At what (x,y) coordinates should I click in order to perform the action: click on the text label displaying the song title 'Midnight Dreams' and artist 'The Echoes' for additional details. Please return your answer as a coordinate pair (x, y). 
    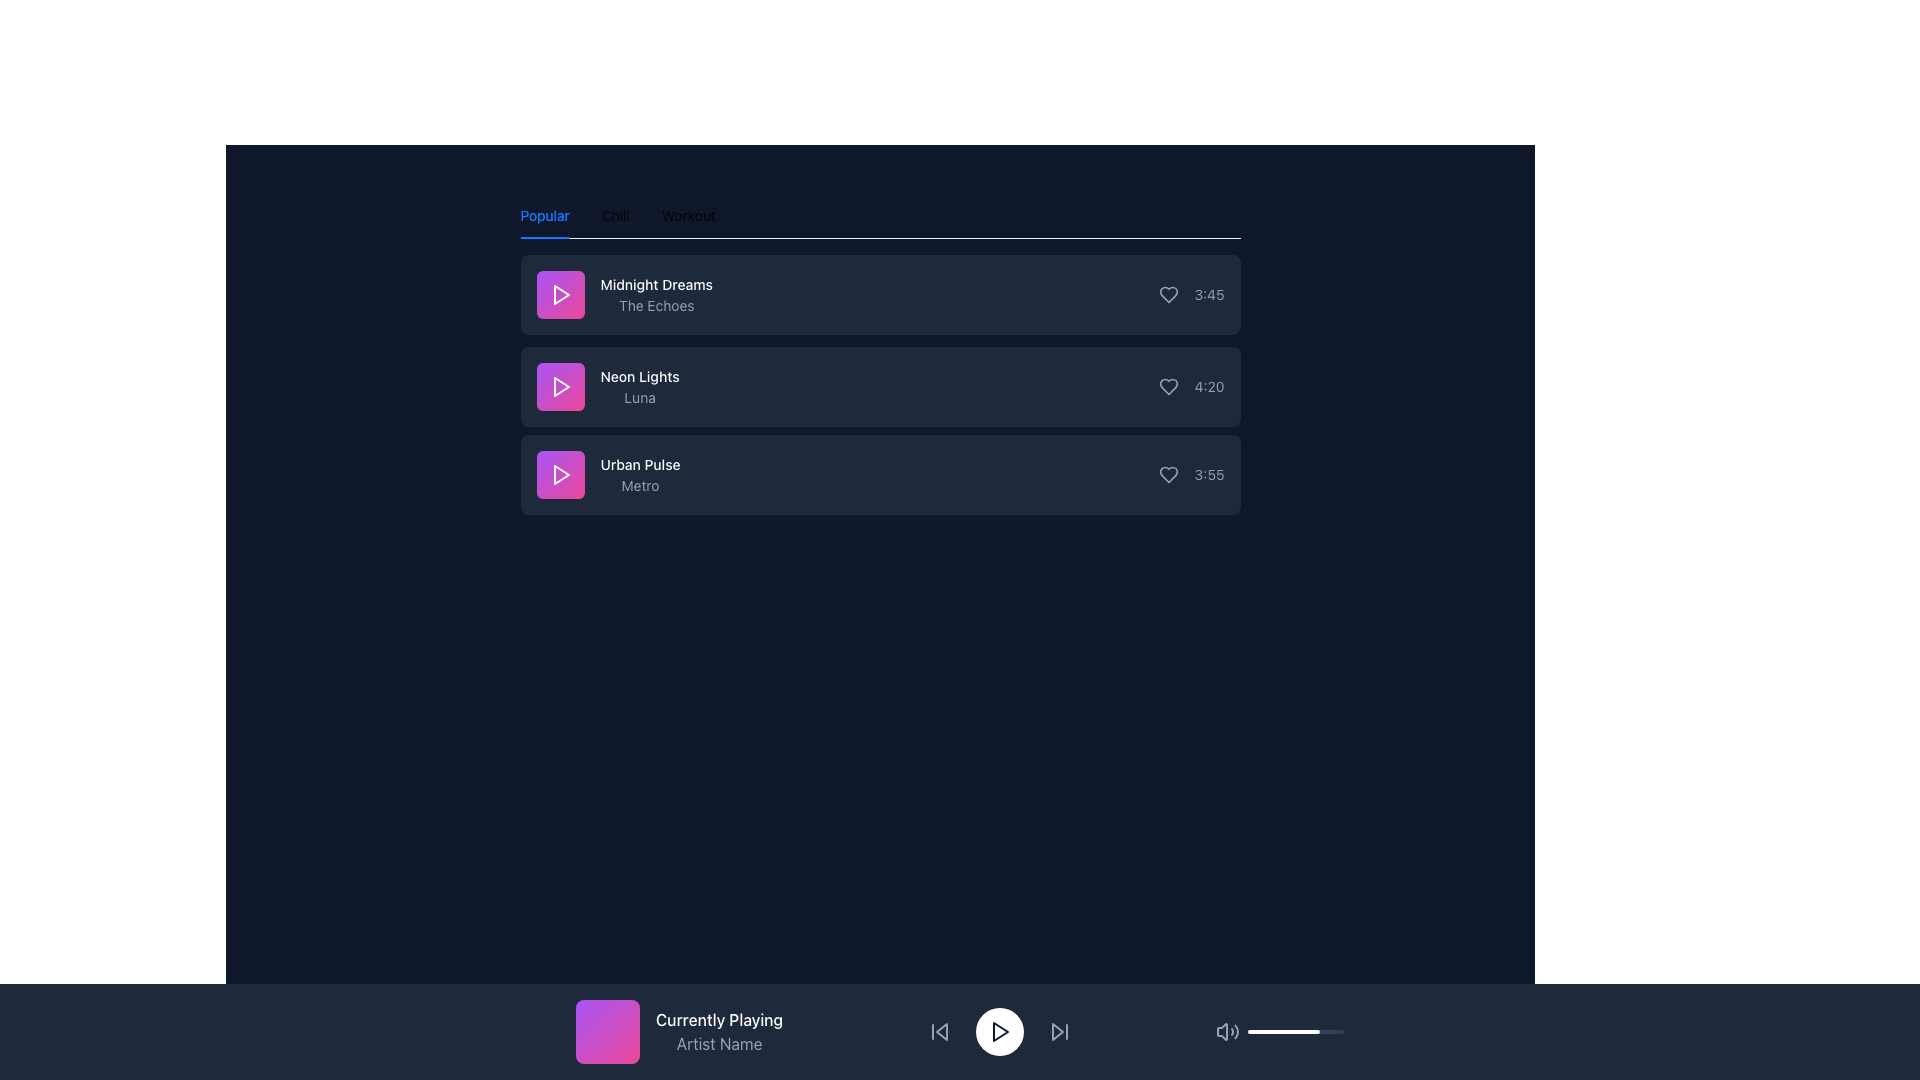
    Looking at the image, I should click on (623, 294).